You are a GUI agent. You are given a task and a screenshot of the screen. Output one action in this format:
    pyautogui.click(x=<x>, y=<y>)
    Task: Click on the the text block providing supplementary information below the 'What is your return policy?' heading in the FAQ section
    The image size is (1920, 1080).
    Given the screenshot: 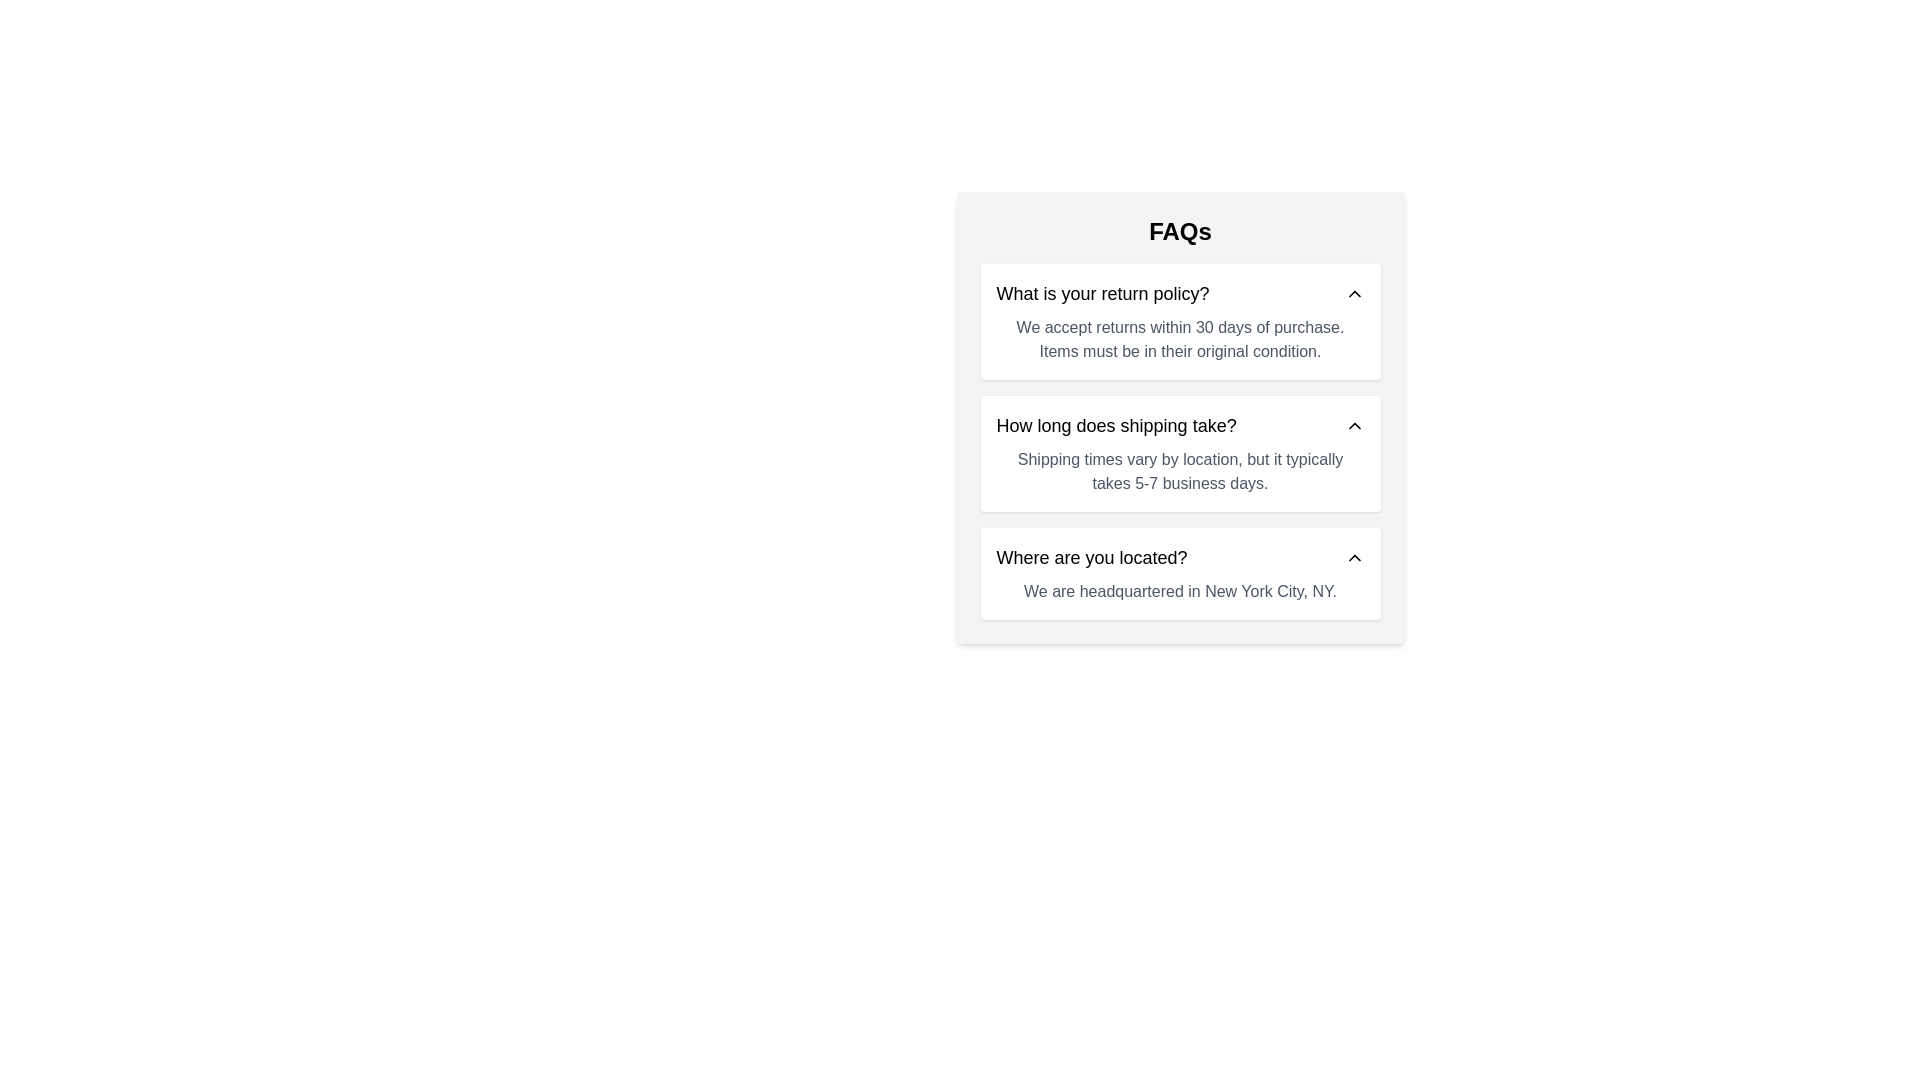 What is the action you would take?
    pyautogui.click(x=1180, y=338)
    